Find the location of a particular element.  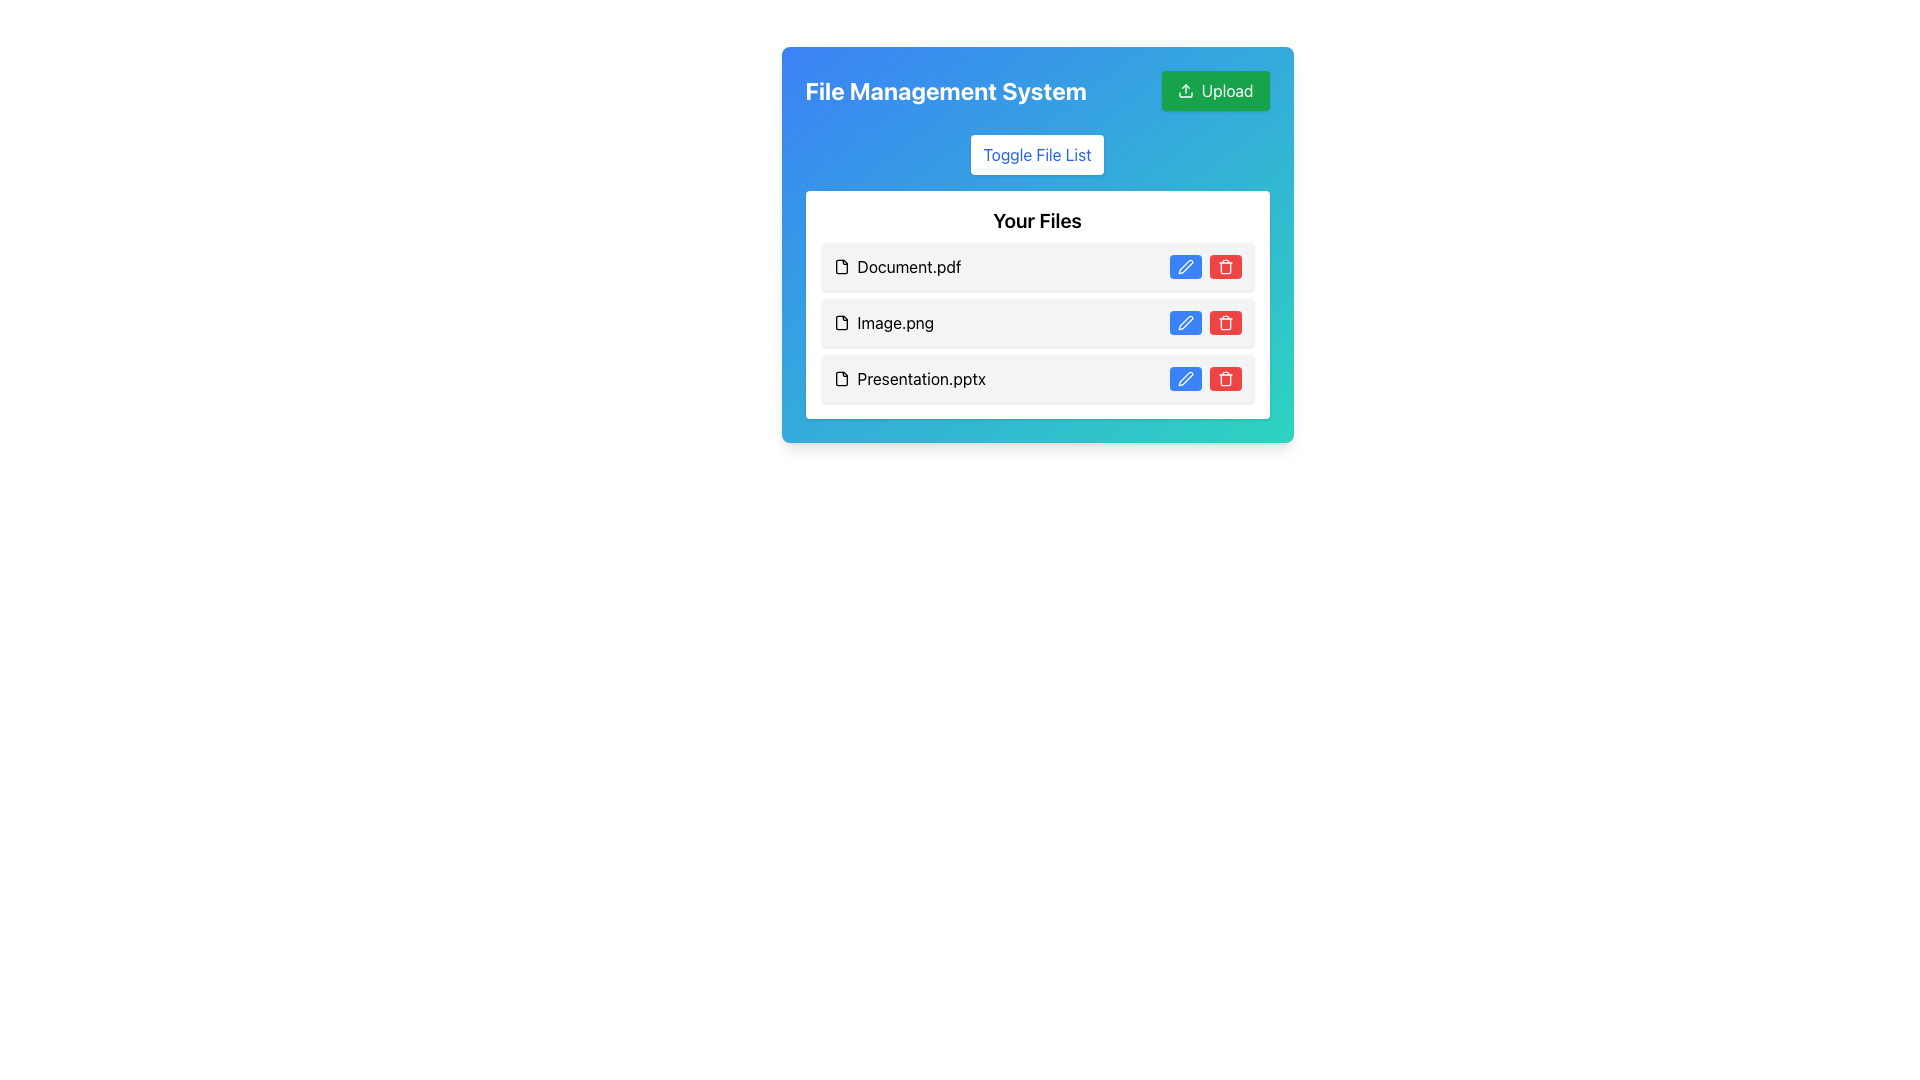

the blue pen icon button located to the right of the 'Image.png' file entry in the 'Your Files' section to gain focus is located at coordinates (1185, 322).